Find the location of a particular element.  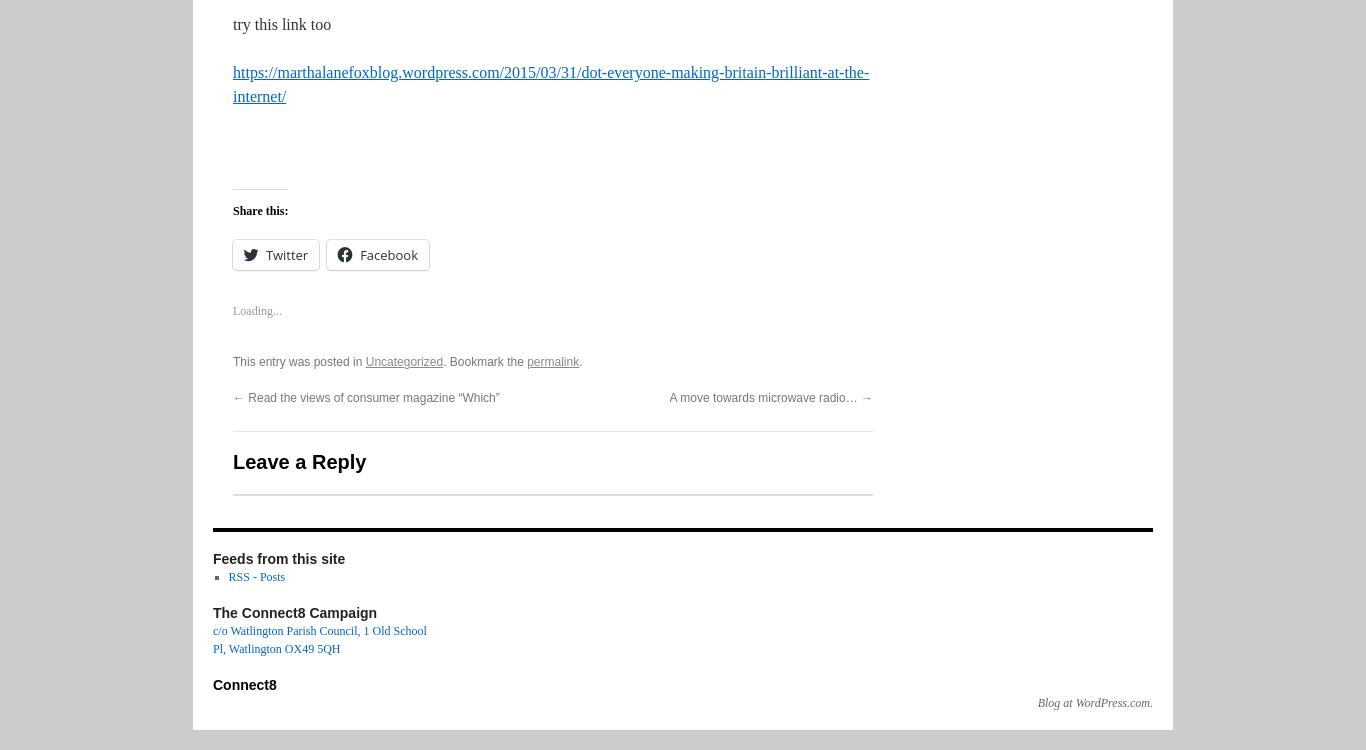

'Leave a Reply' is located at coordinates (299, 461).